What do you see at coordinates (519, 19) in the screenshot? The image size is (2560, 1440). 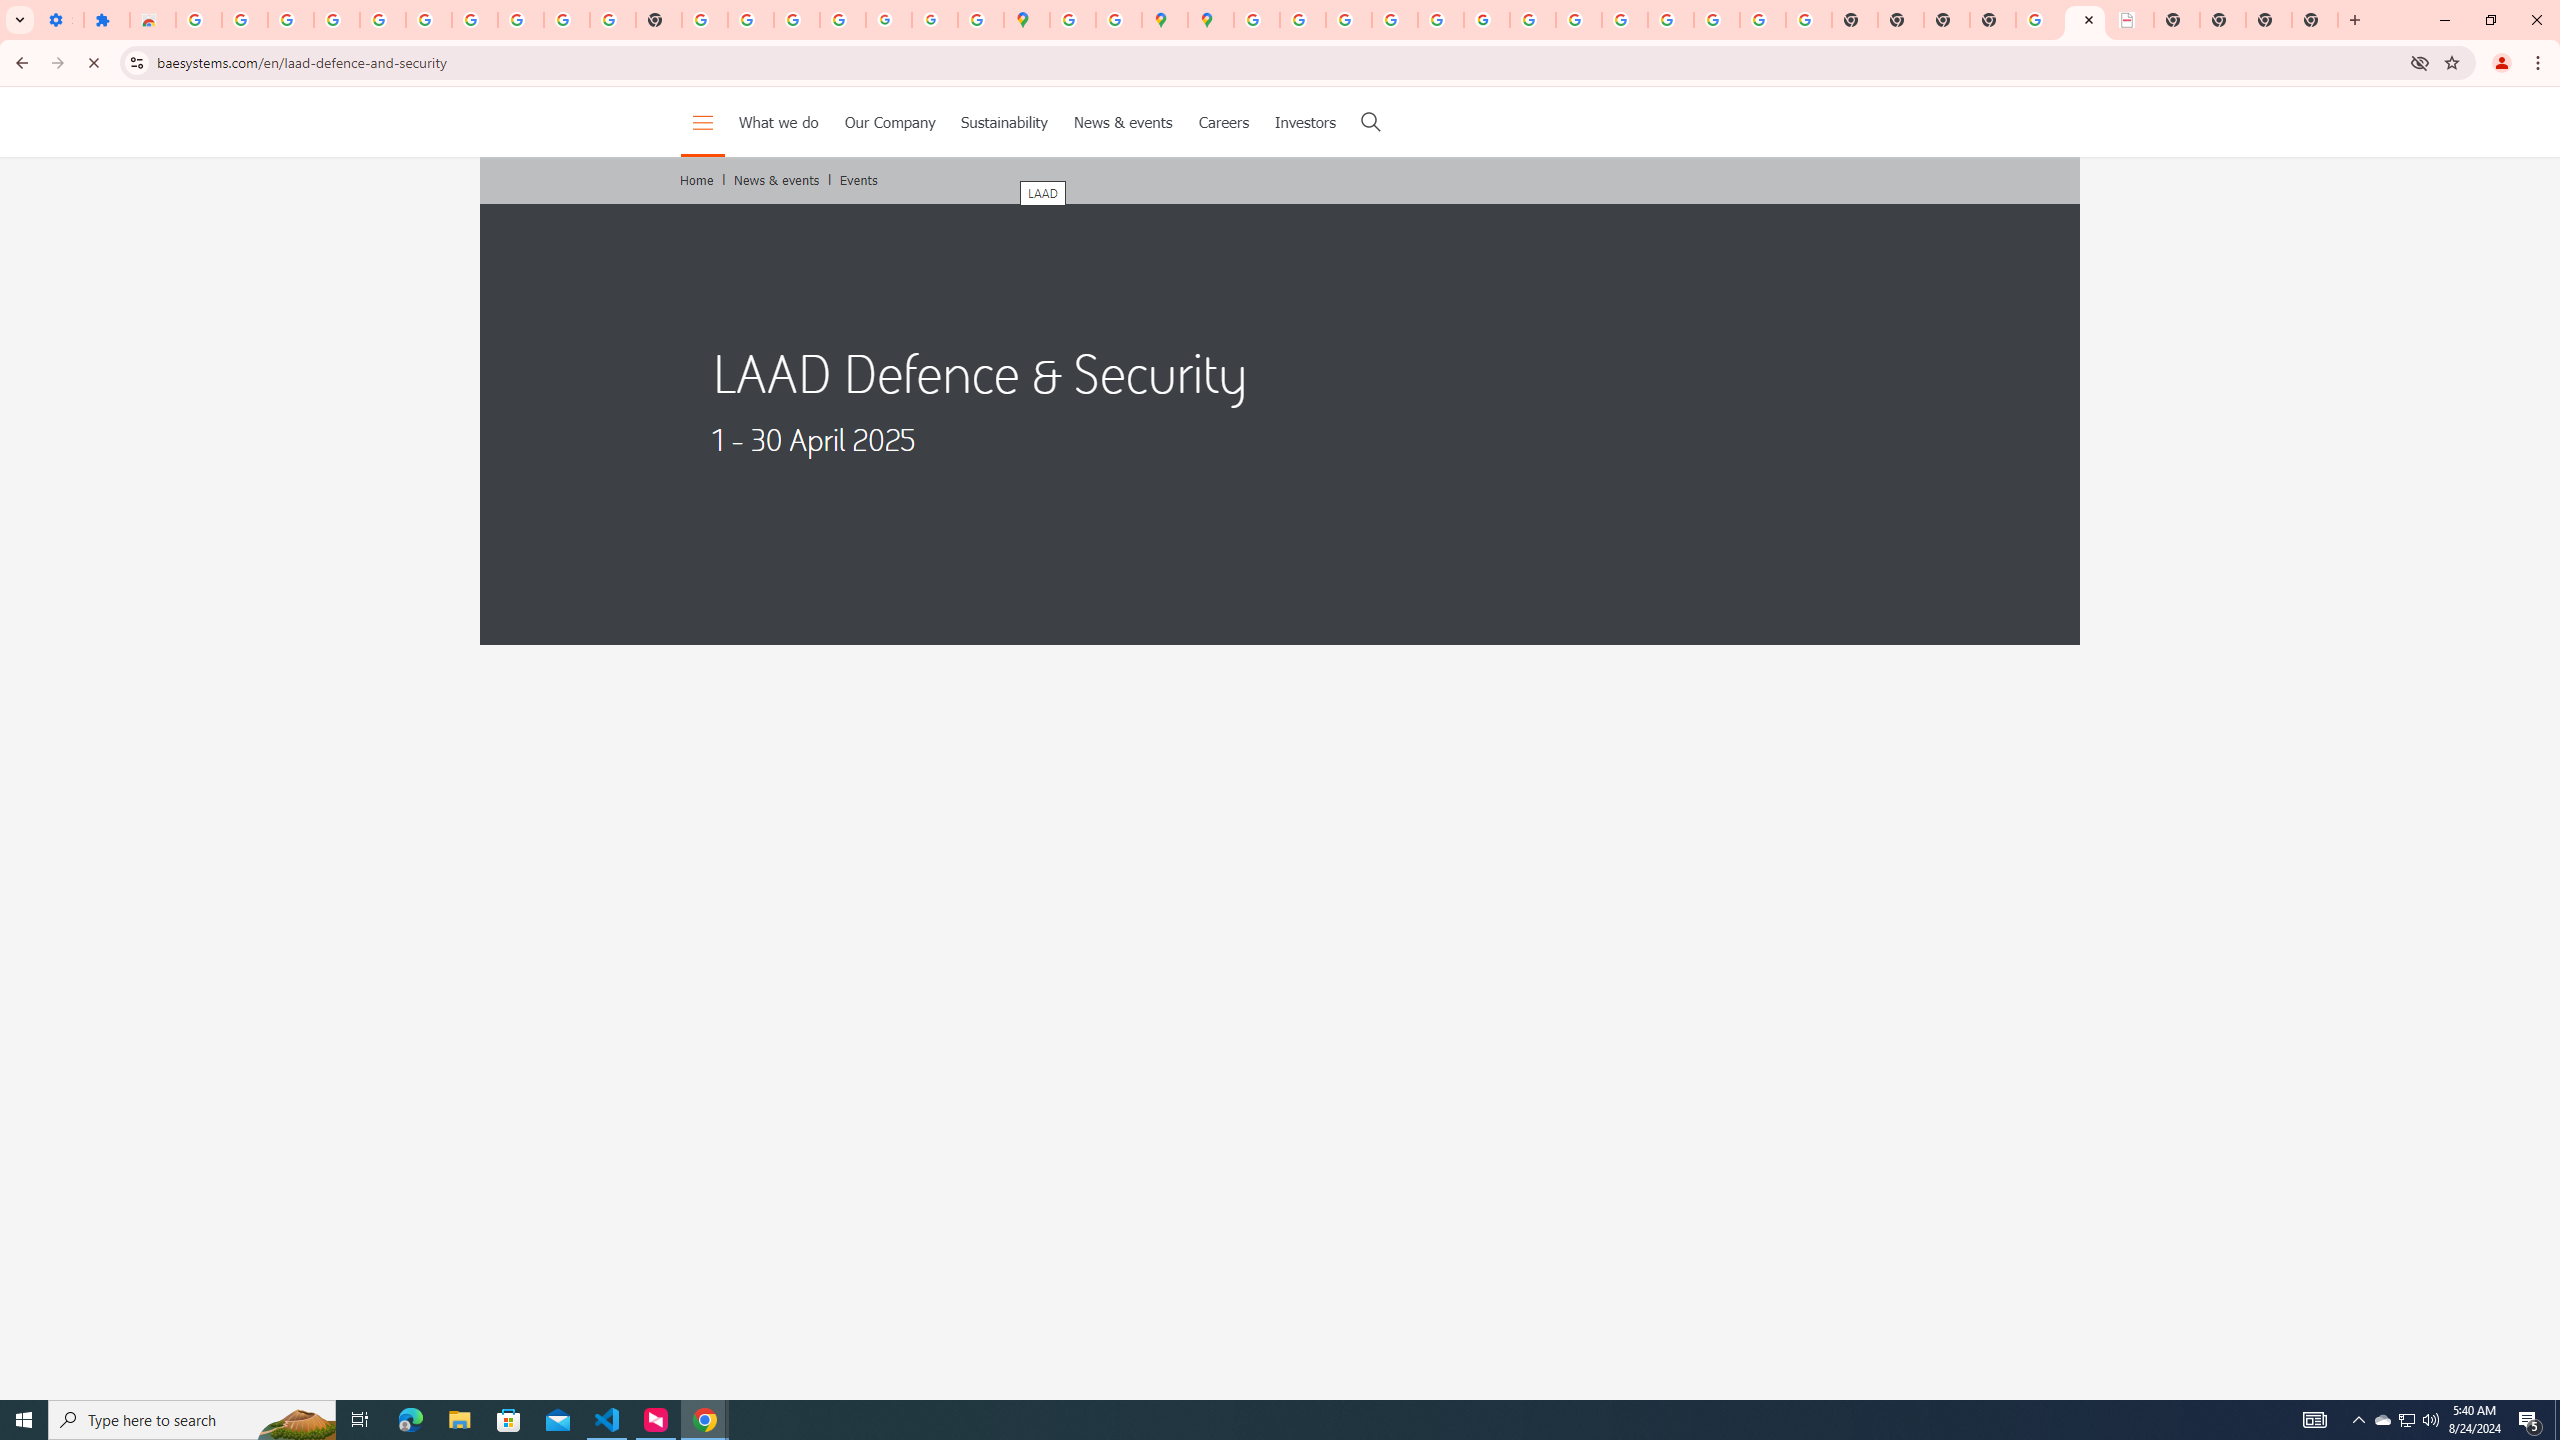 I see `'Google Account'` at bounding box center [519, 19].